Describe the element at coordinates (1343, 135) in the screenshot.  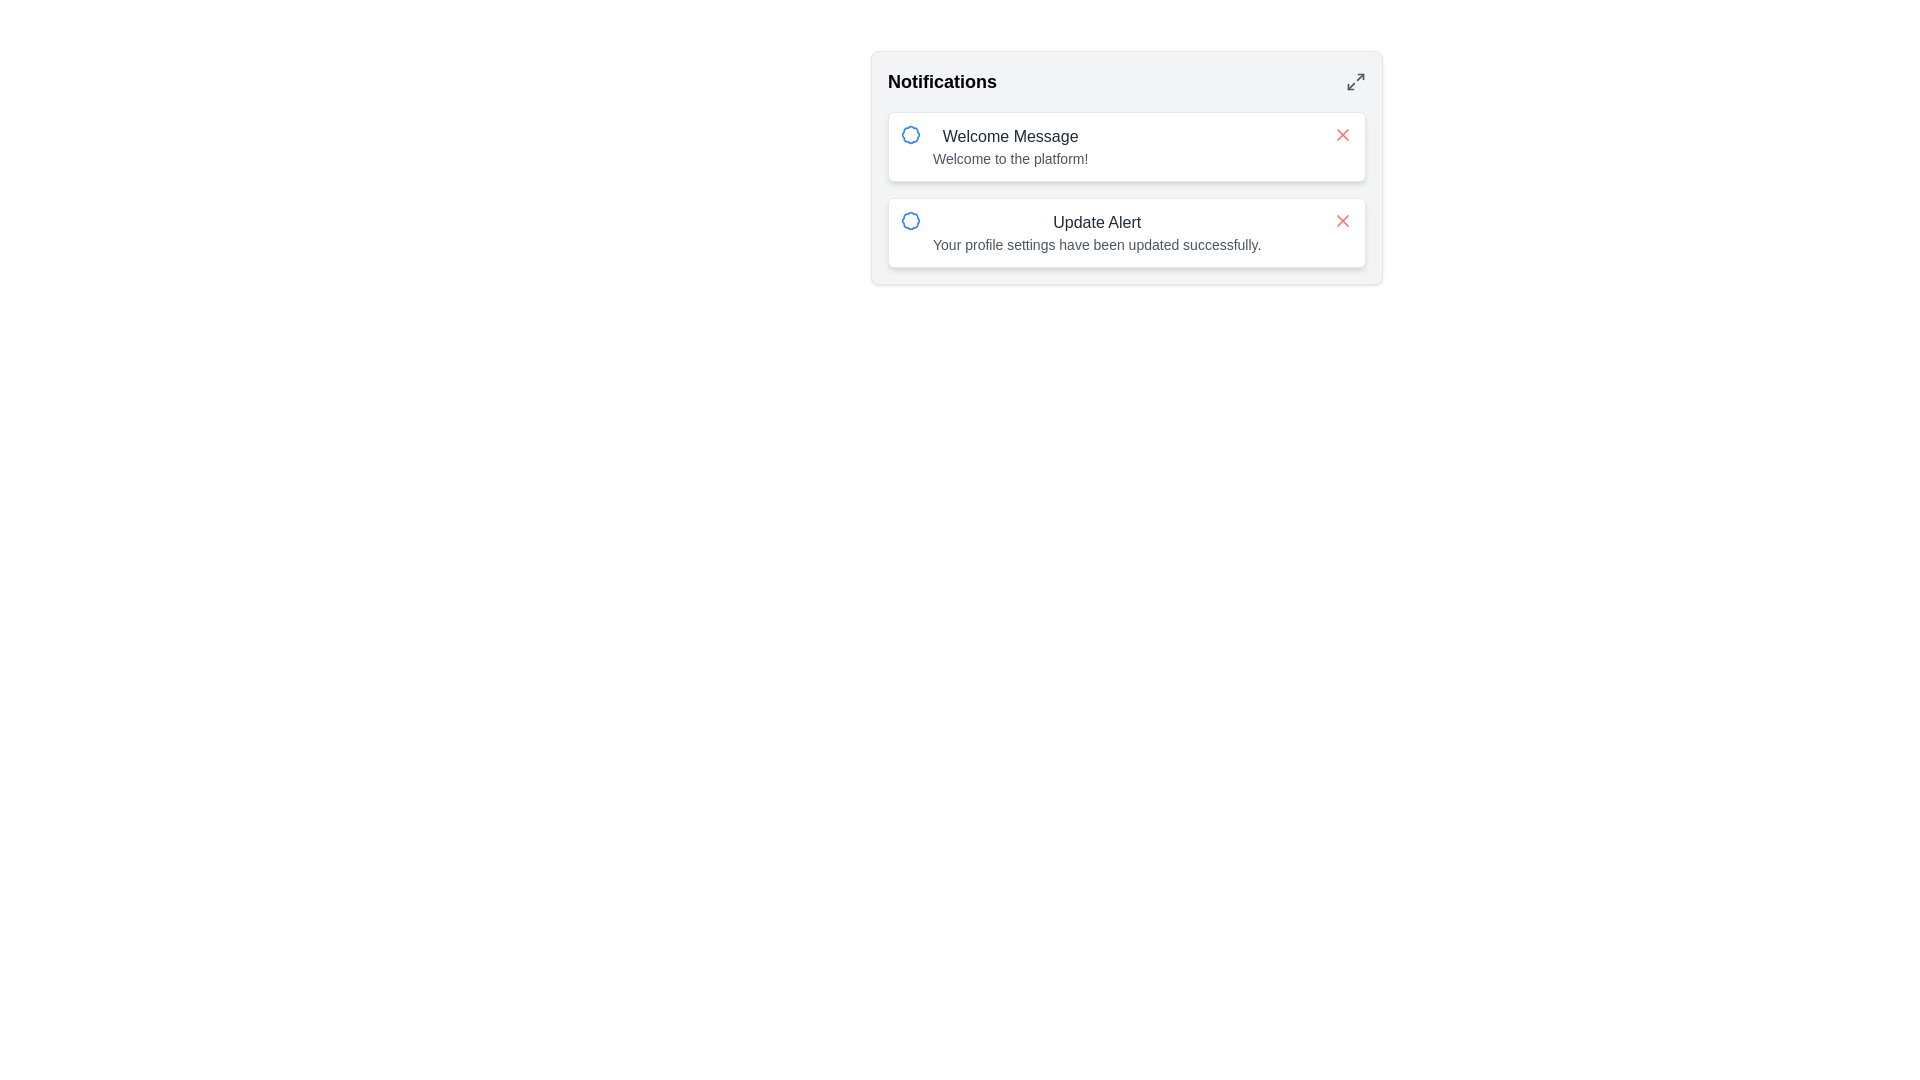
I see `the Close Icon on the right-hand side of the 'Welcome Message' notification` at that location.